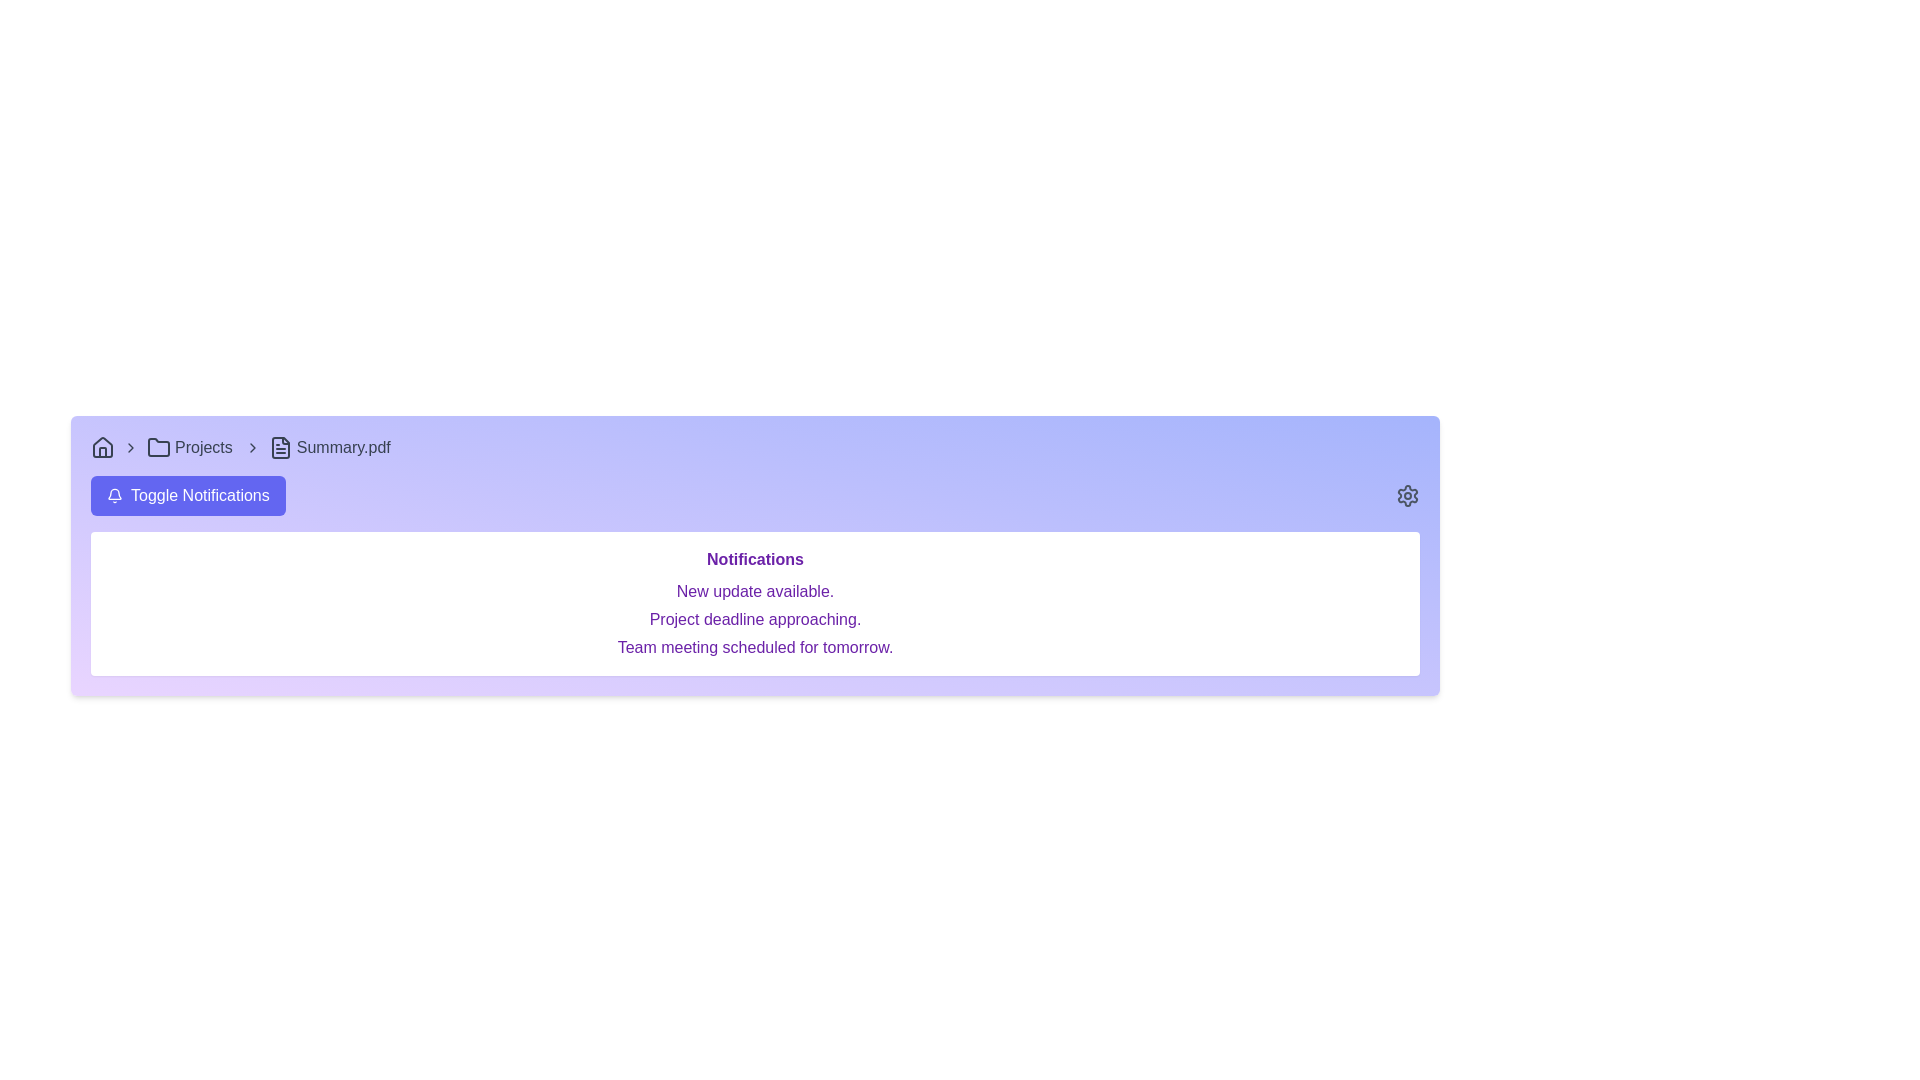 This screenshot has width=1920, height=1080. I want to click on text 'Projects' in the breadcrumb navigation as the second item following the home and folder icons, so click(203, 446).